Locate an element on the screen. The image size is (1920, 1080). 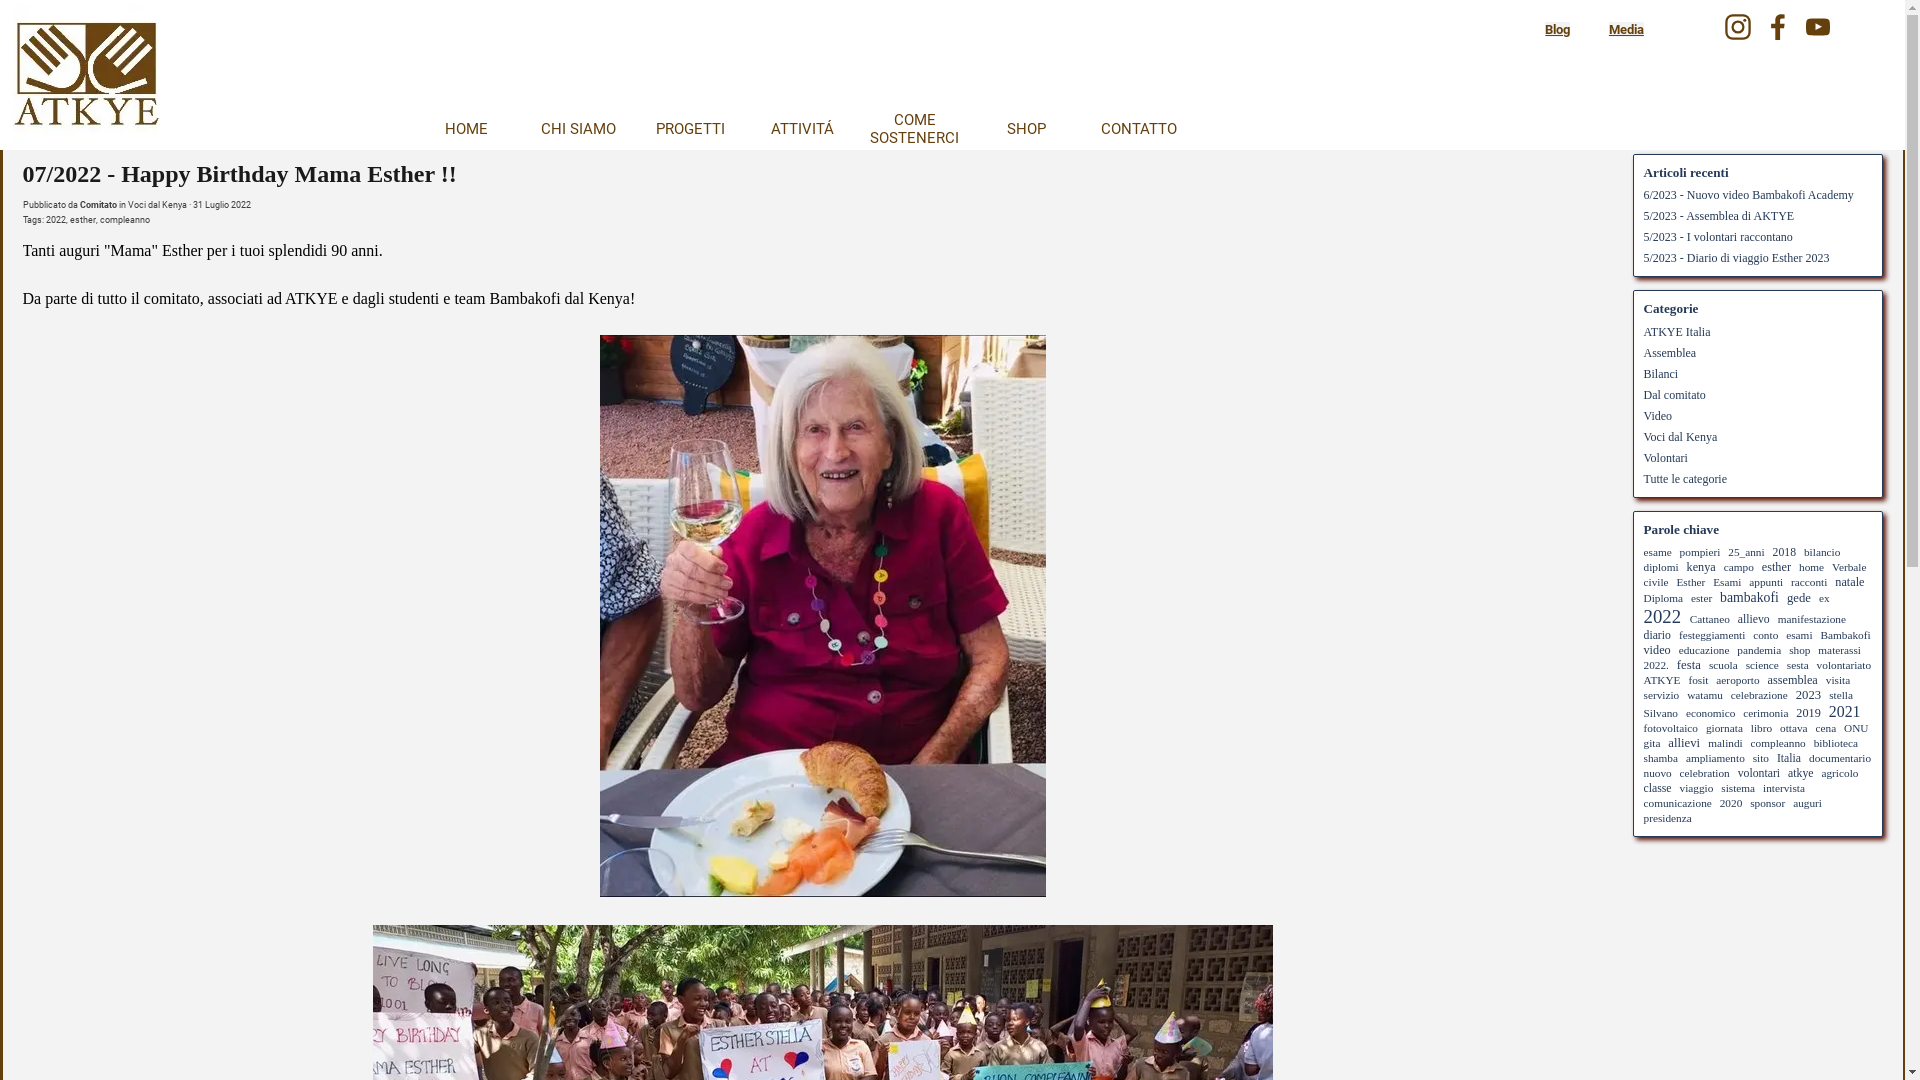
'Volontari' is located at coordinates (1643, 456).